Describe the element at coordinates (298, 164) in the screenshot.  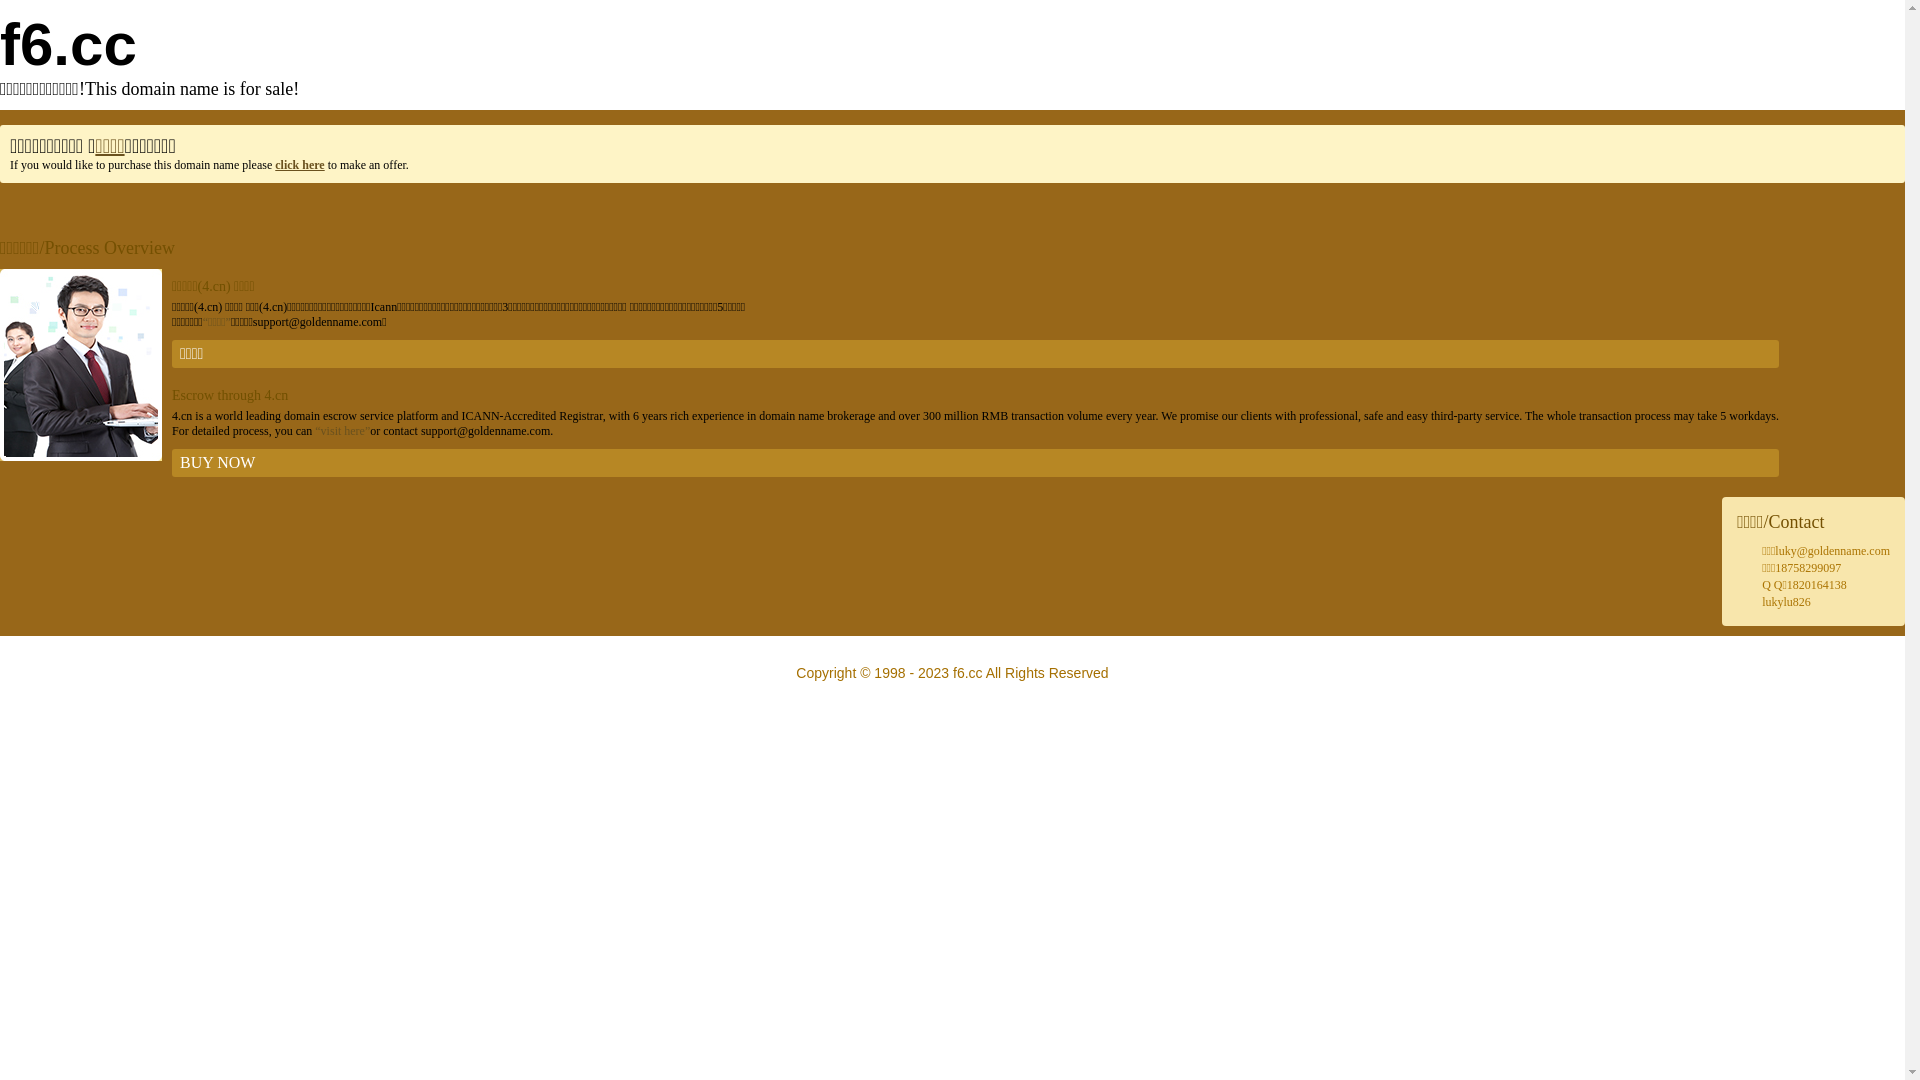
I see `'click here'` at that location.